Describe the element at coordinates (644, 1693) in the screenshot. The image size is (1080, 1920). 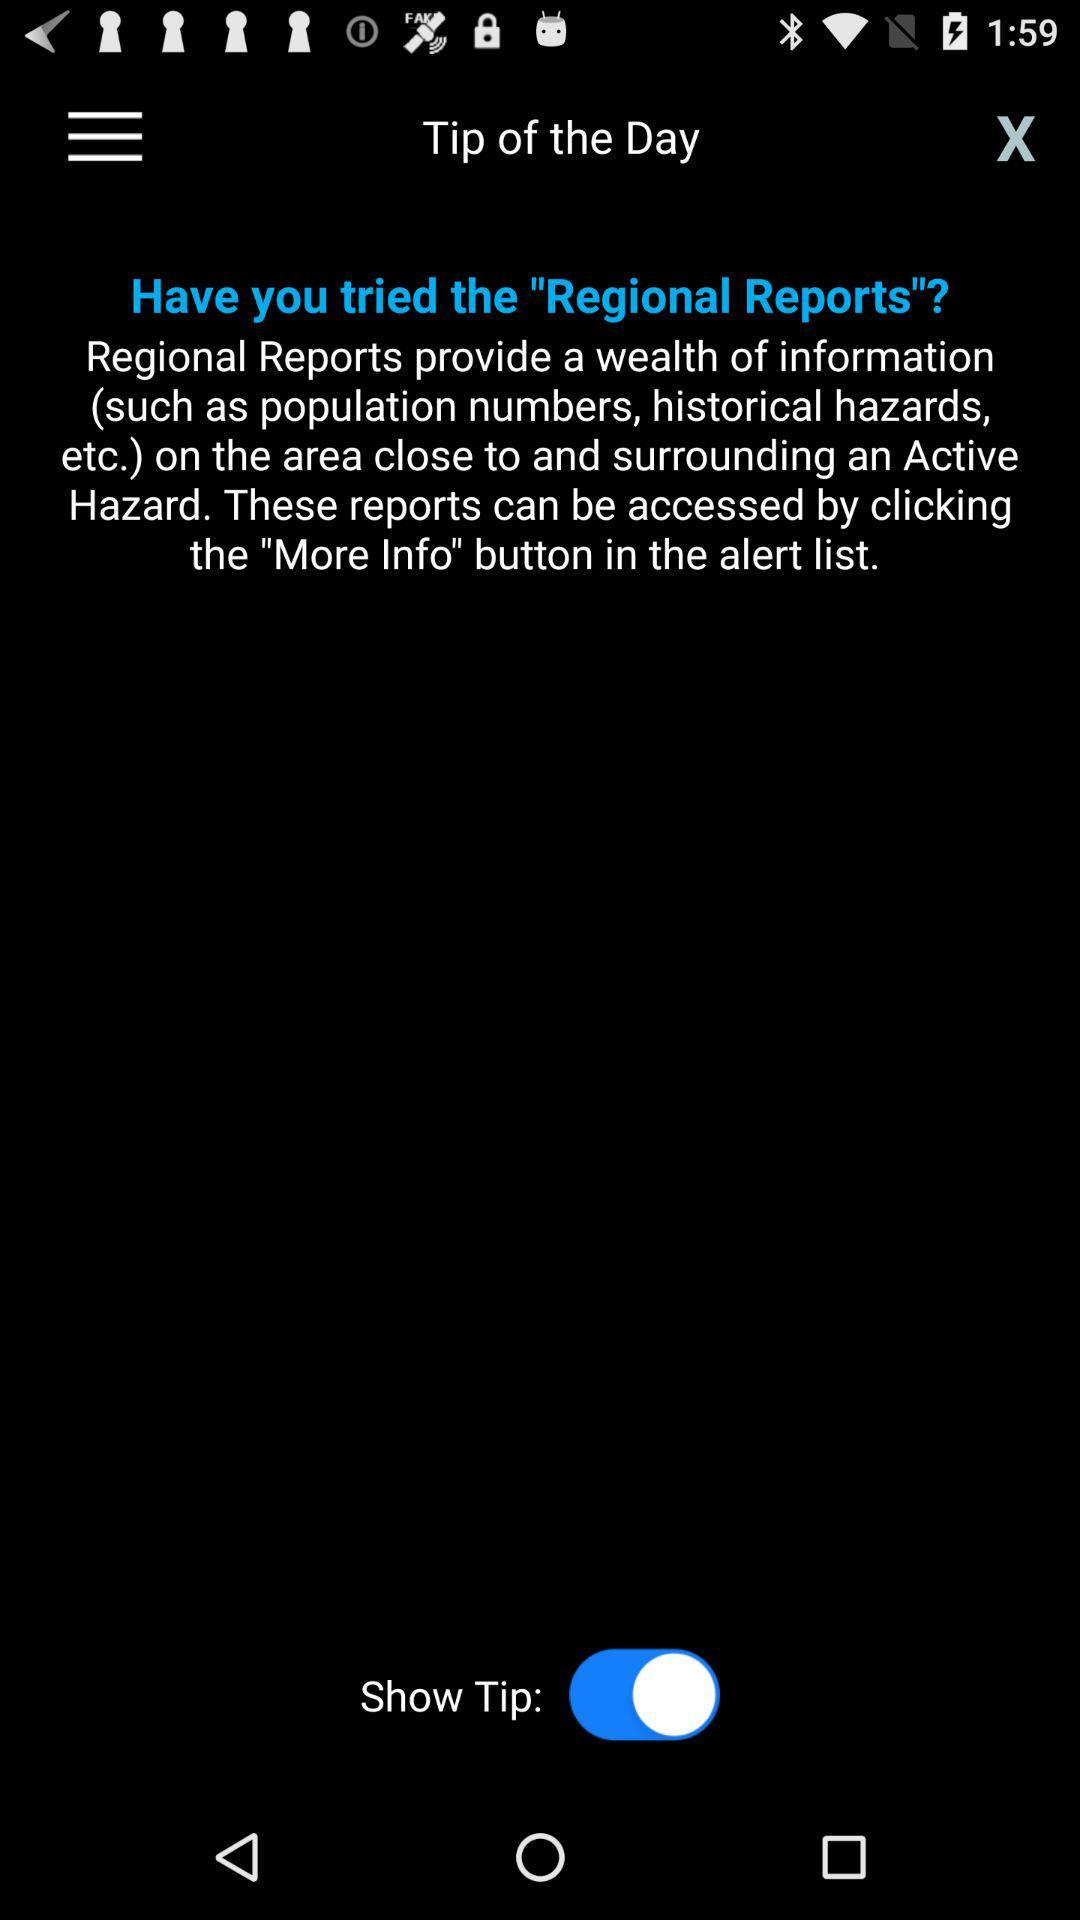
I see `on` at that location.